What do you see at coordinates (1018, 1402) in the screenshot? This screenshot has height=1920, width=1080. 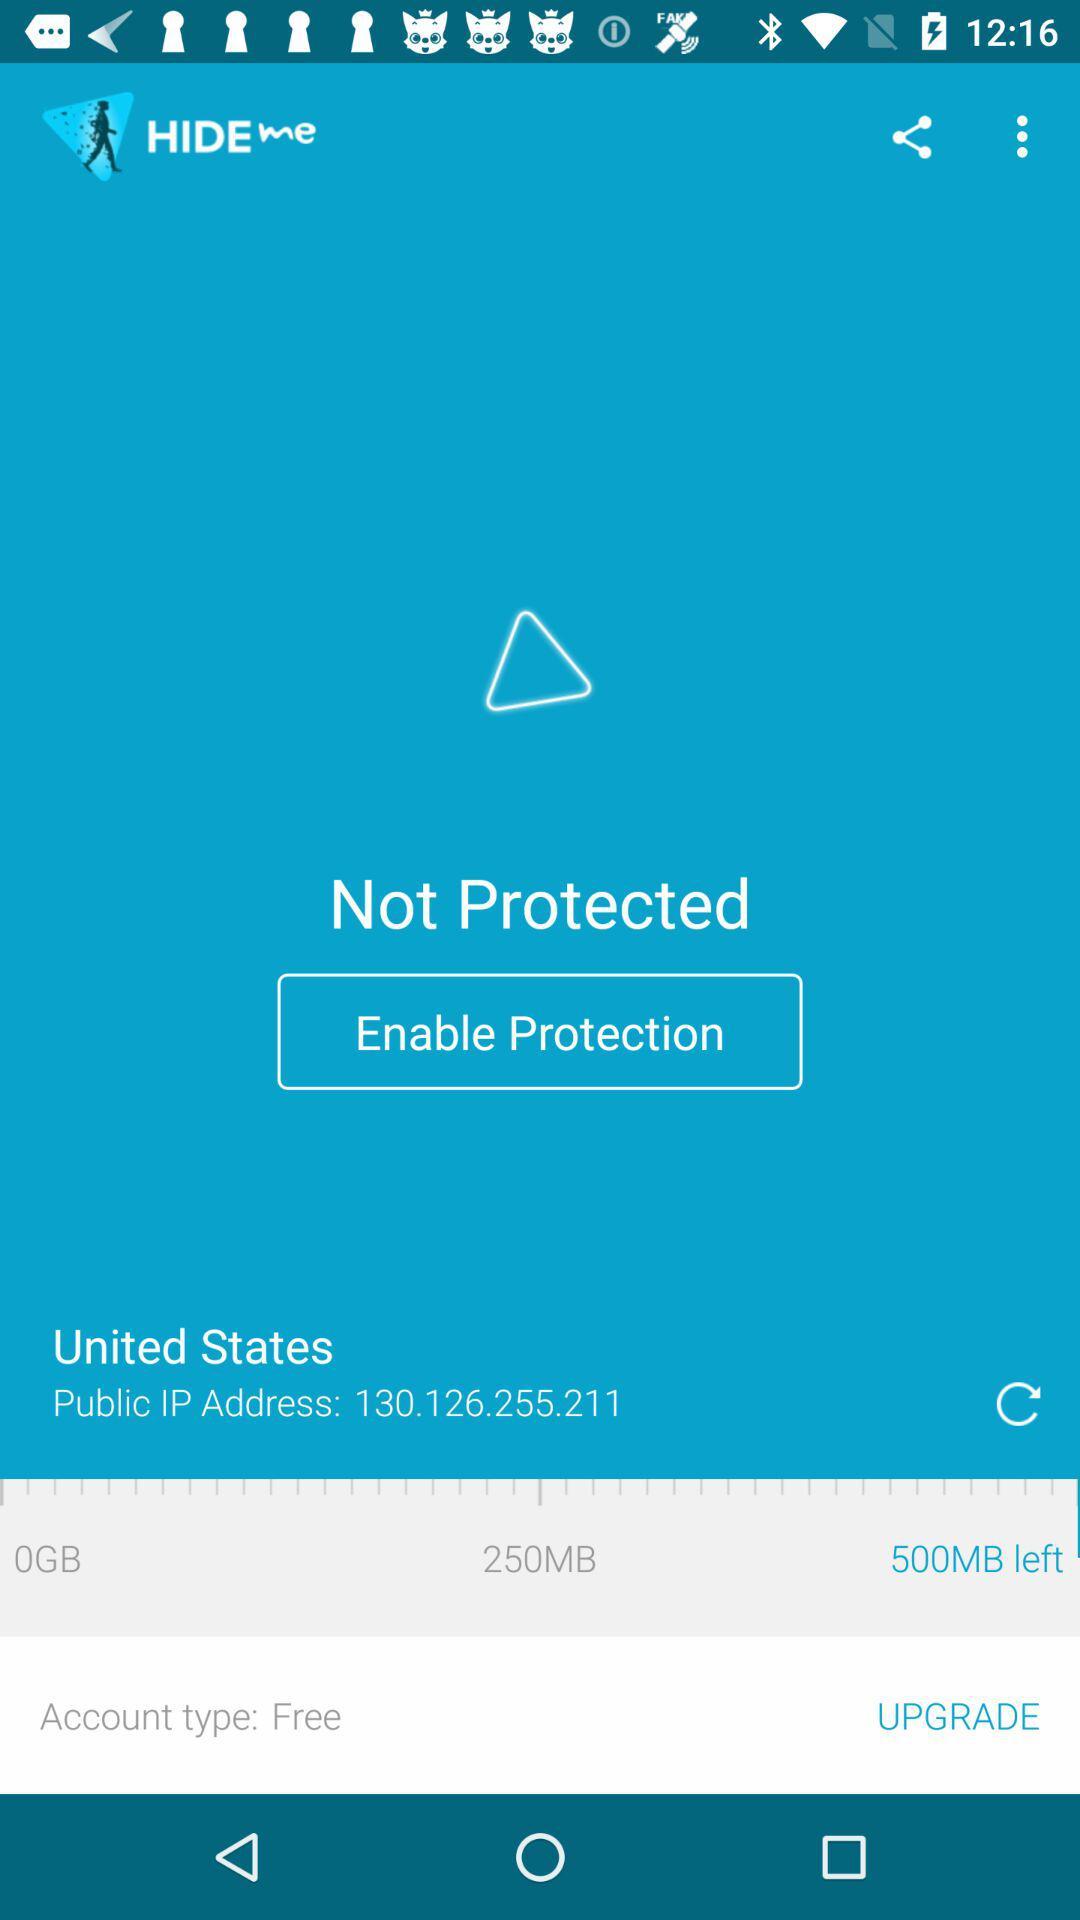 I see `the refresh icon` at bounding box center [1018, 1402].